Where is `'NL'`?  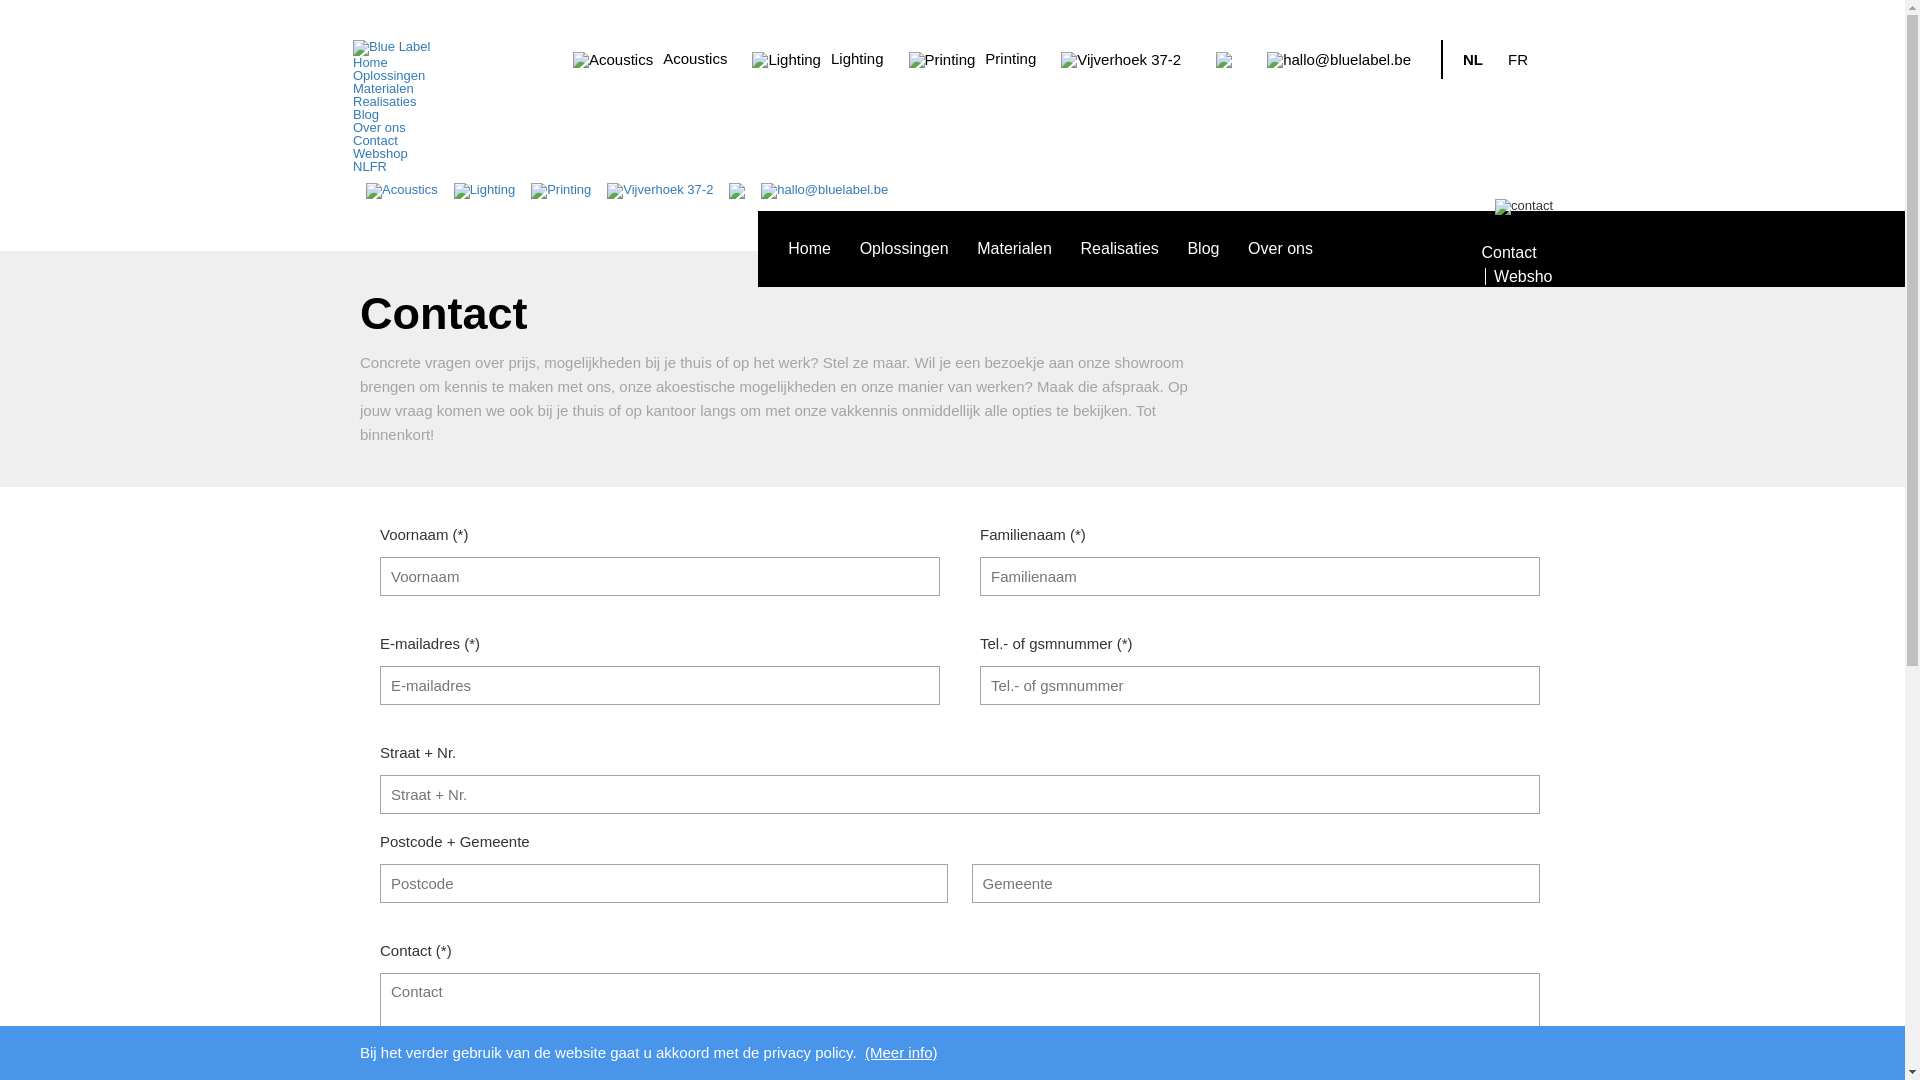
'NL' is located at coordinates (353, 165).